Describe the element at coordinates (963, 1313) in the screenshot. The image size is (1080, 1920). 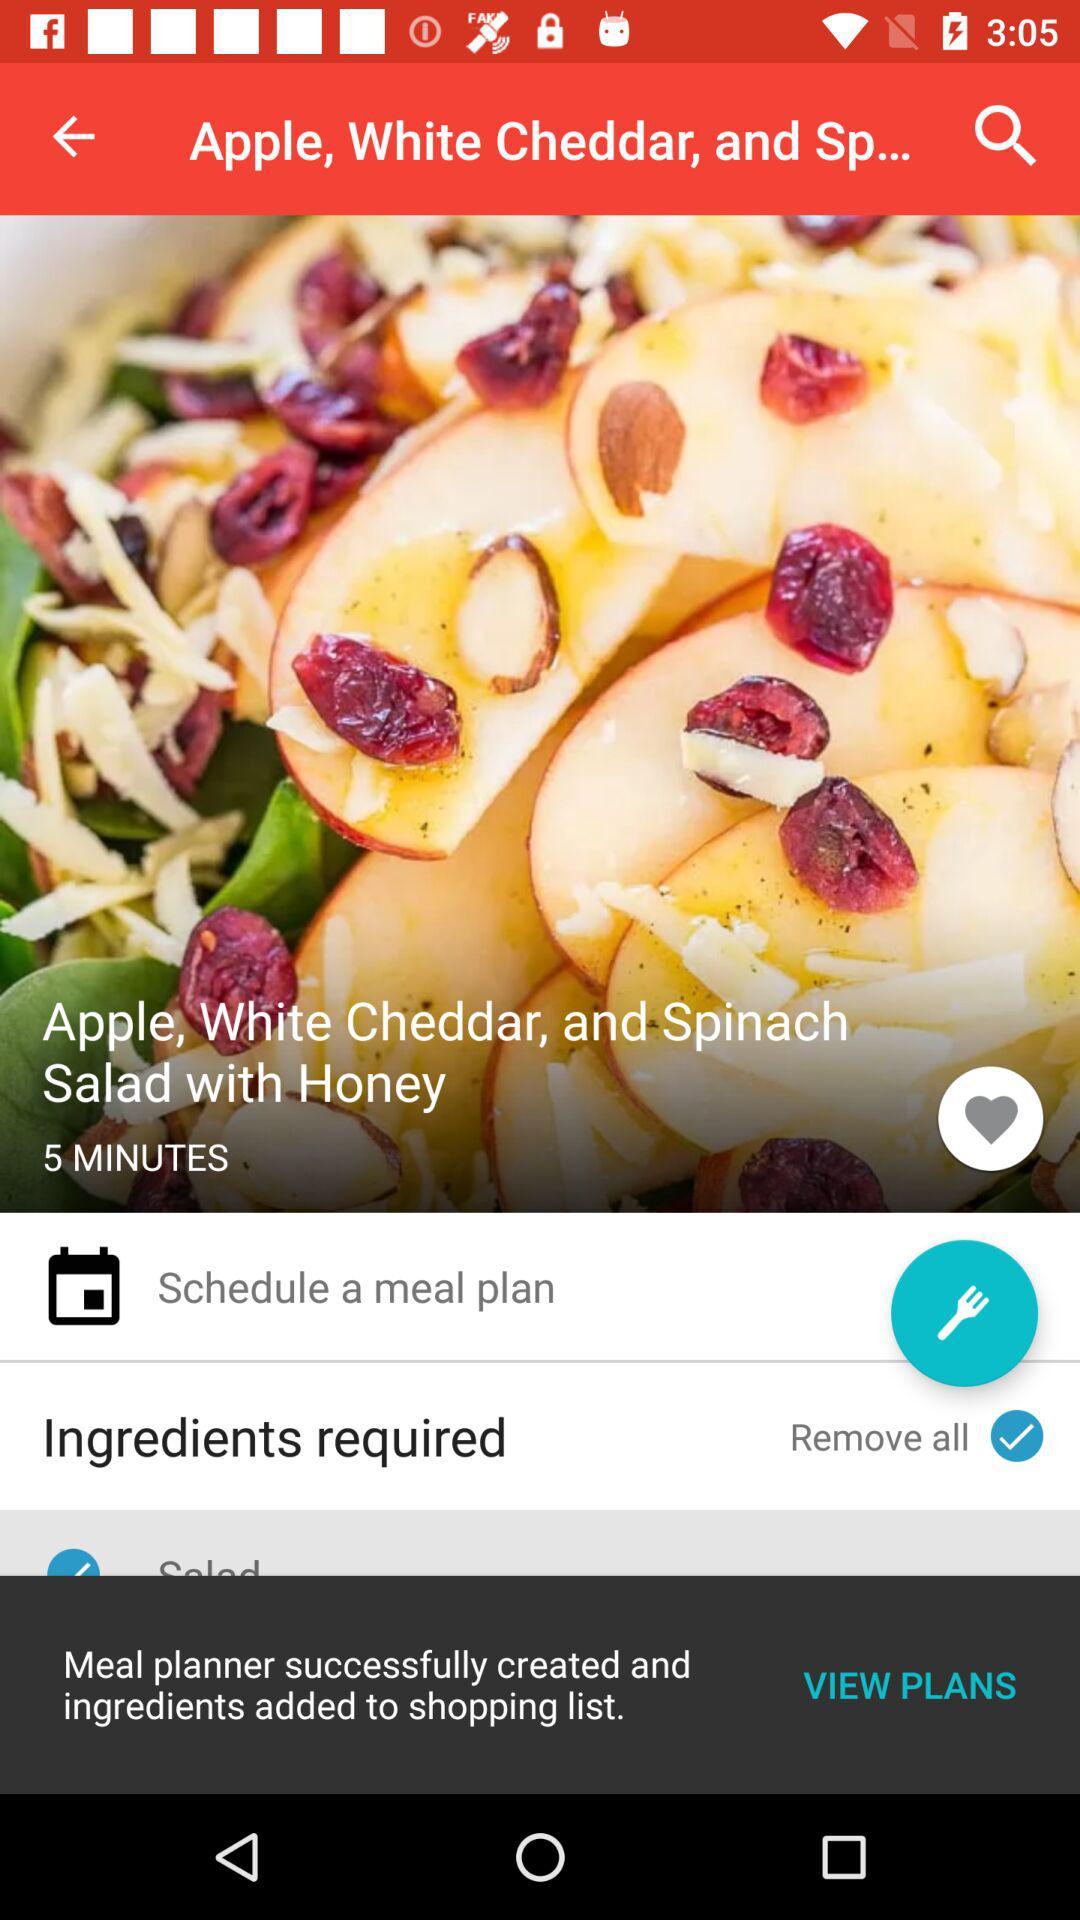
I see `the edit icon` at that location.